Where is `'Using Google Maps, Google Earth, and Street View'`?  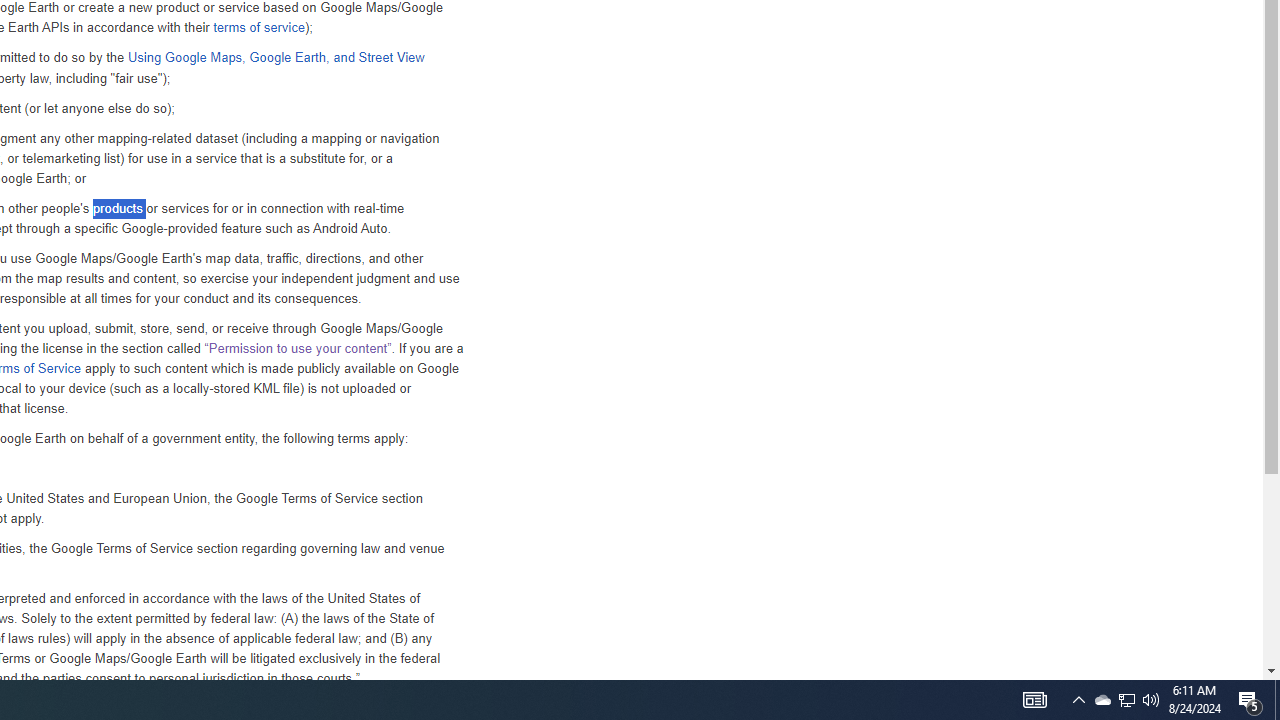
'Using Google Maps, Google Earth, and Street View' is located at coordinates (274, 56).